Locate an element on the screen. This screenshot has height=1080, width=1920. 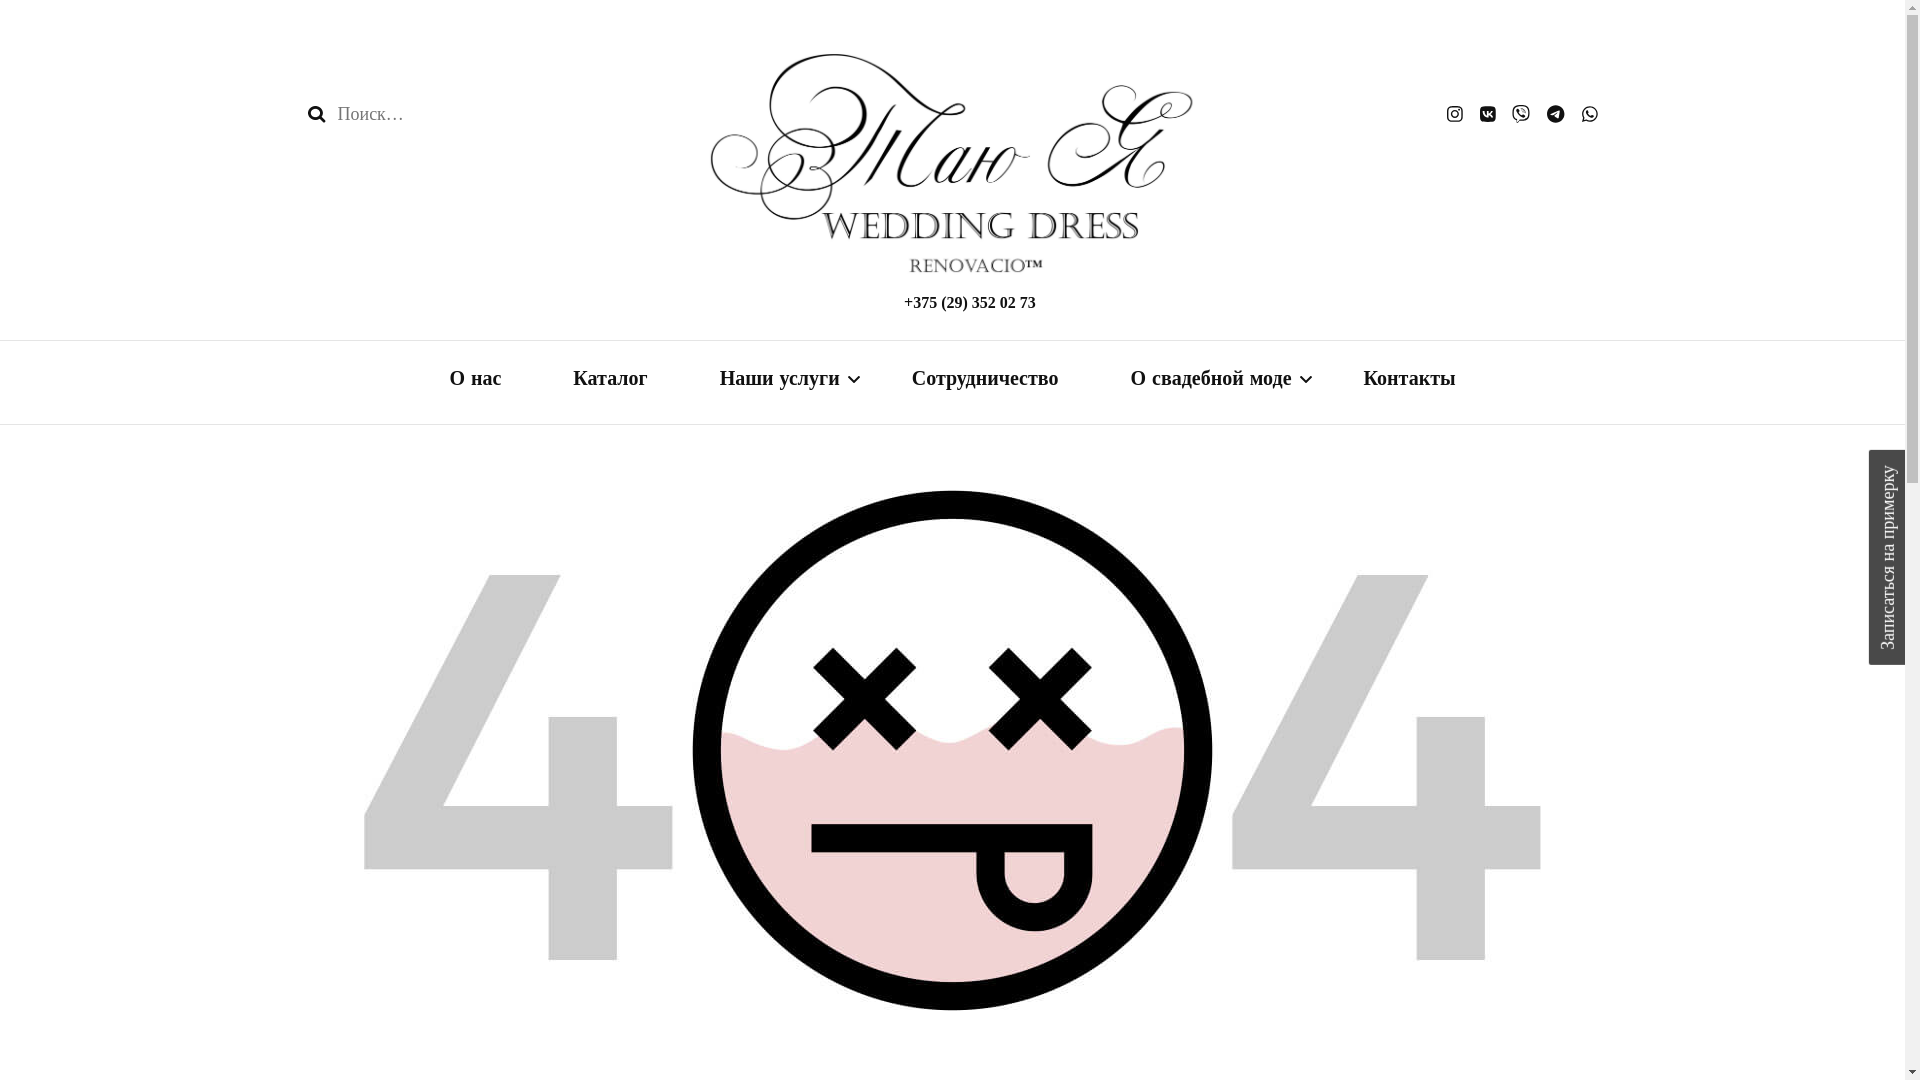
'+375 (29) 352 02 73' is located at coordinates (969, 302).